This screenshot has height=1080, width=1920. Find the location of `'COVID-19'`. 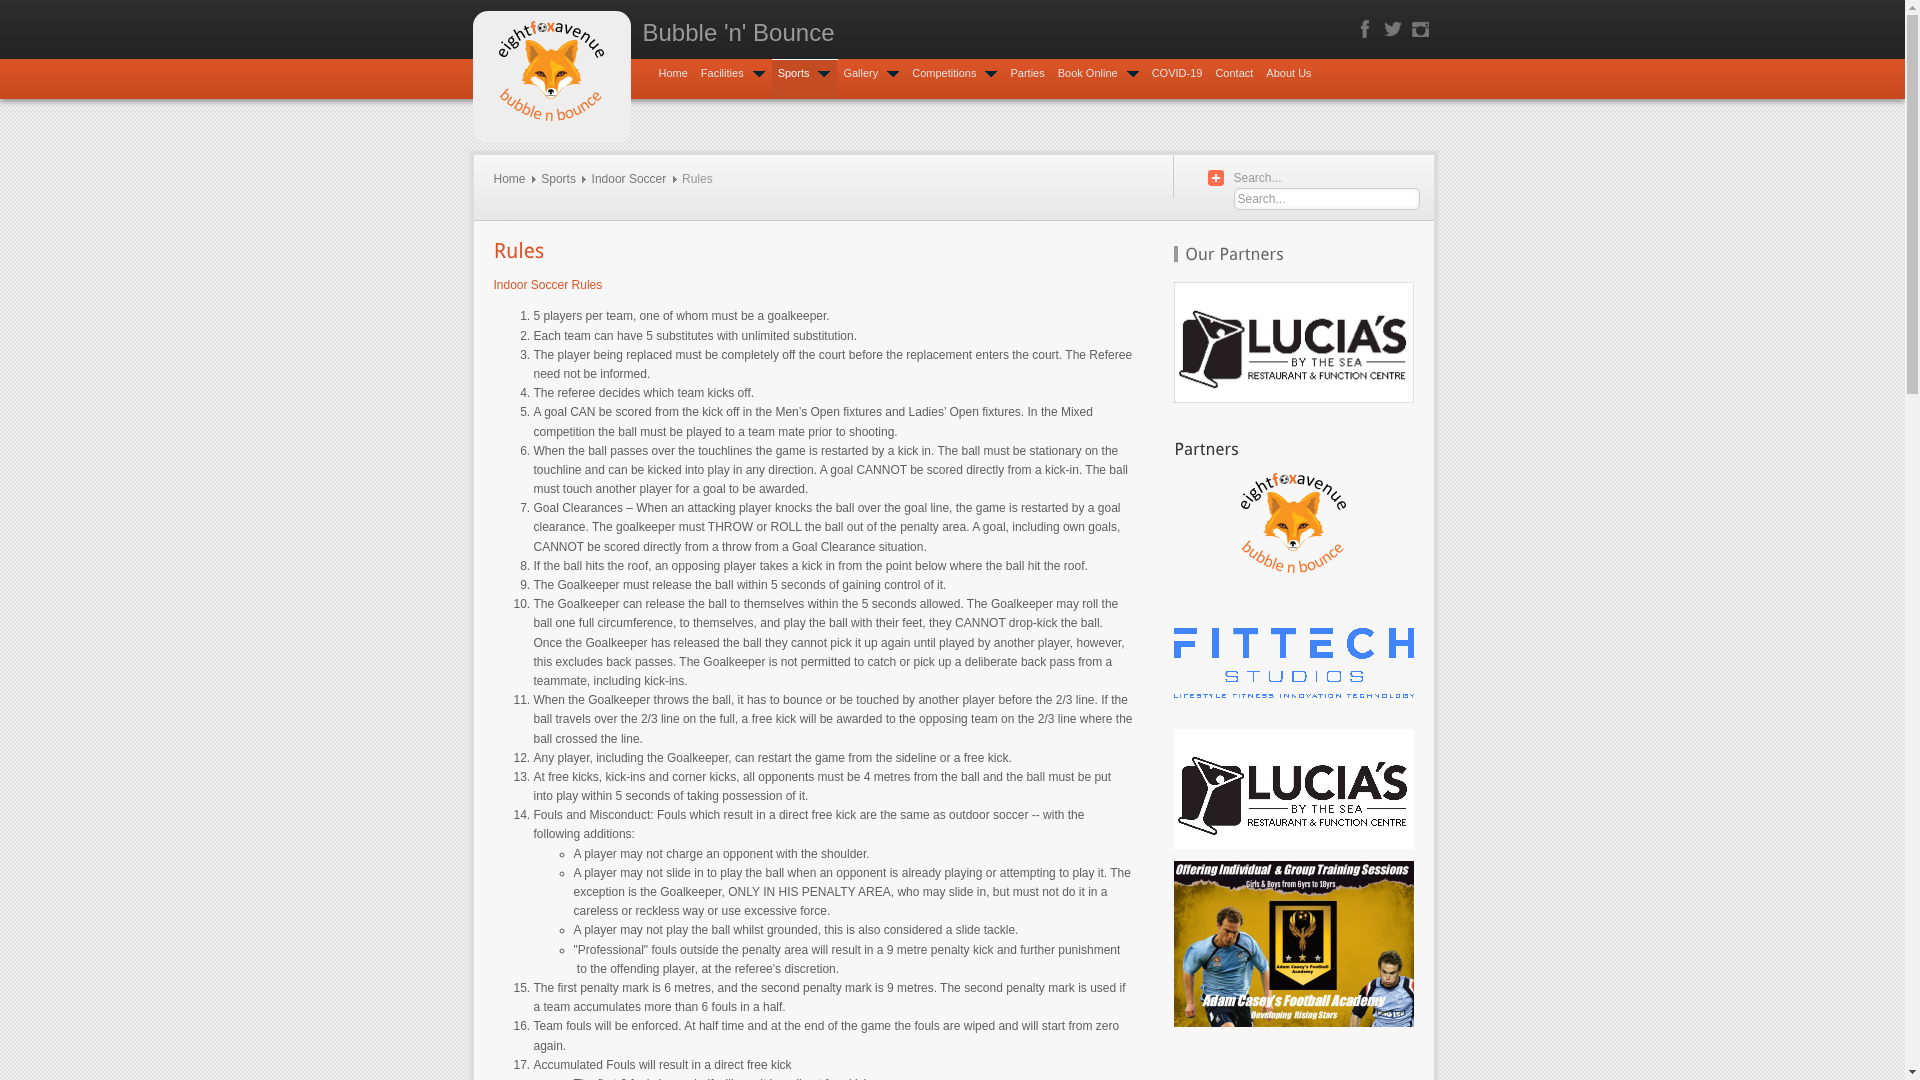

'COVID-19' is located at coordinates (1152, 79).